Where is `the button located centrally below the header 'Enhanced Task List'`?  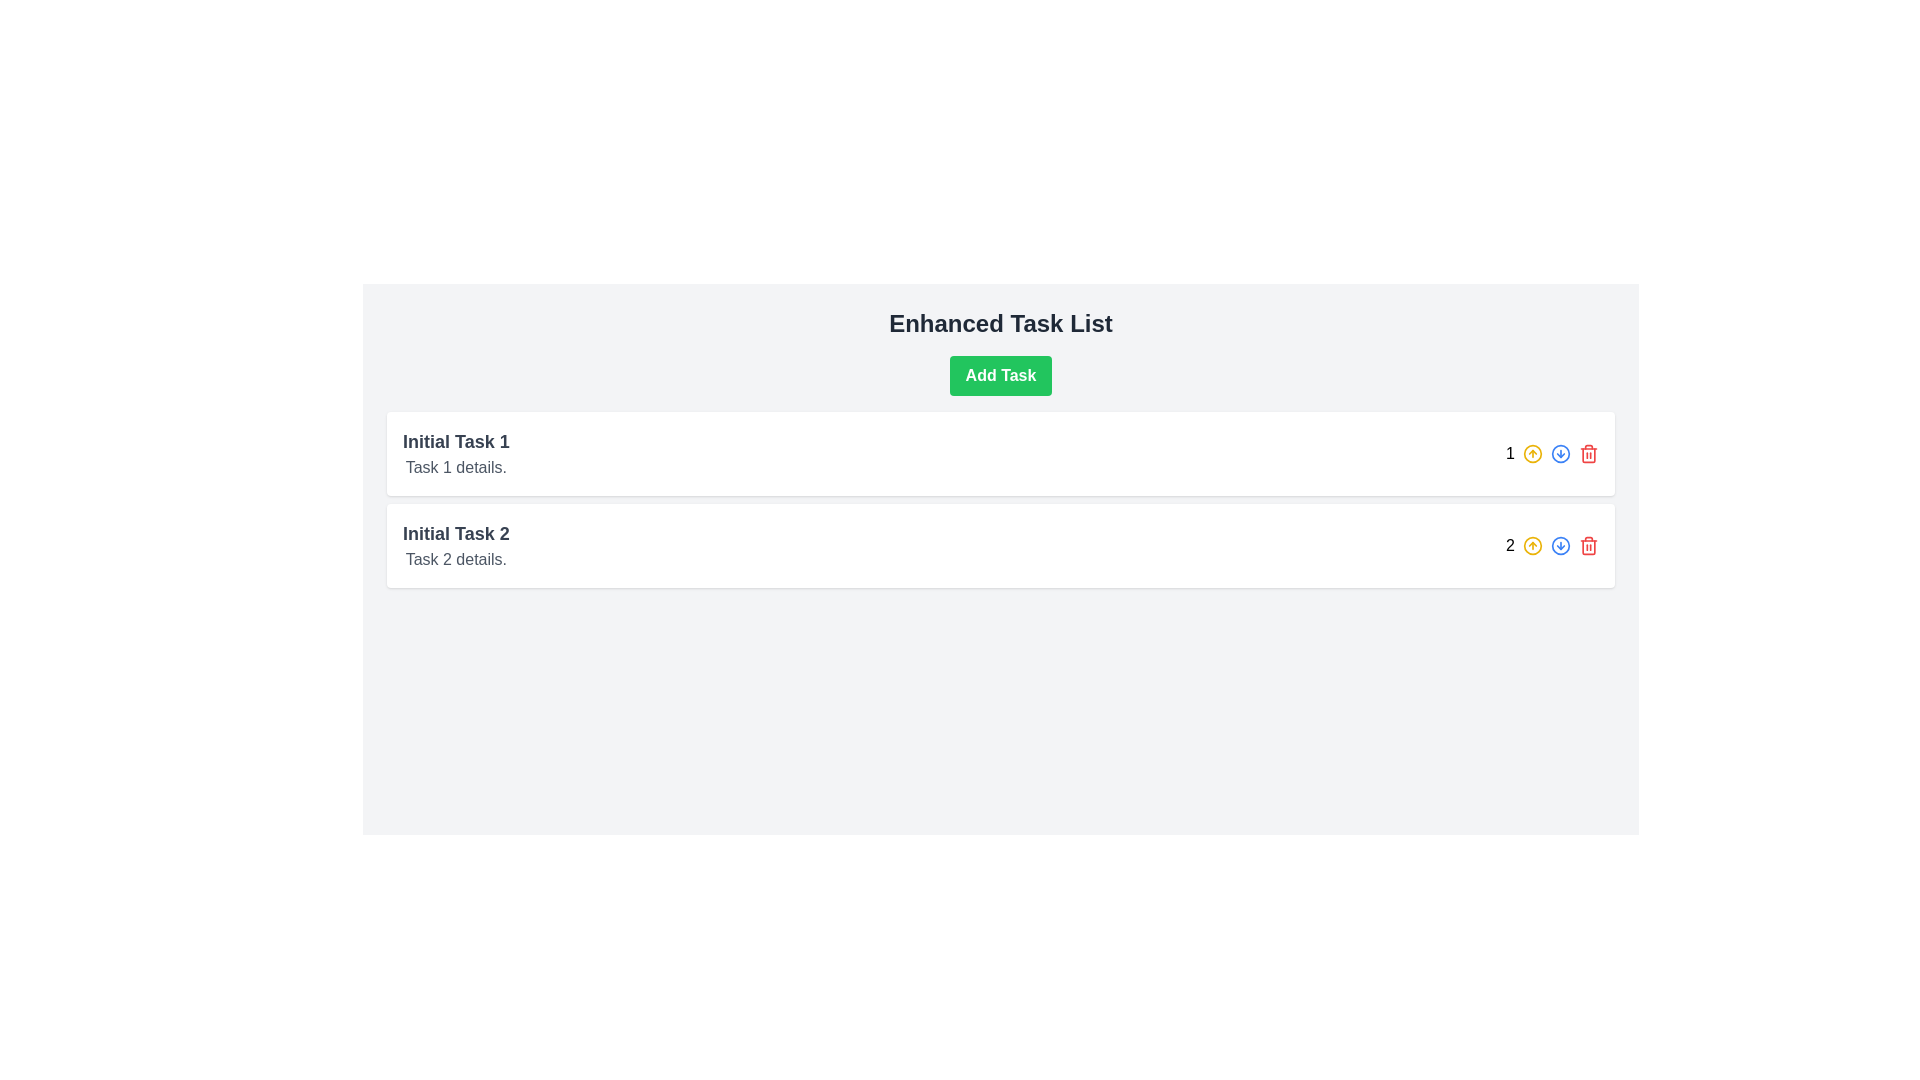
the button located centrally below the header 'Enhanced Task List' is located at coordinates (999, 375).